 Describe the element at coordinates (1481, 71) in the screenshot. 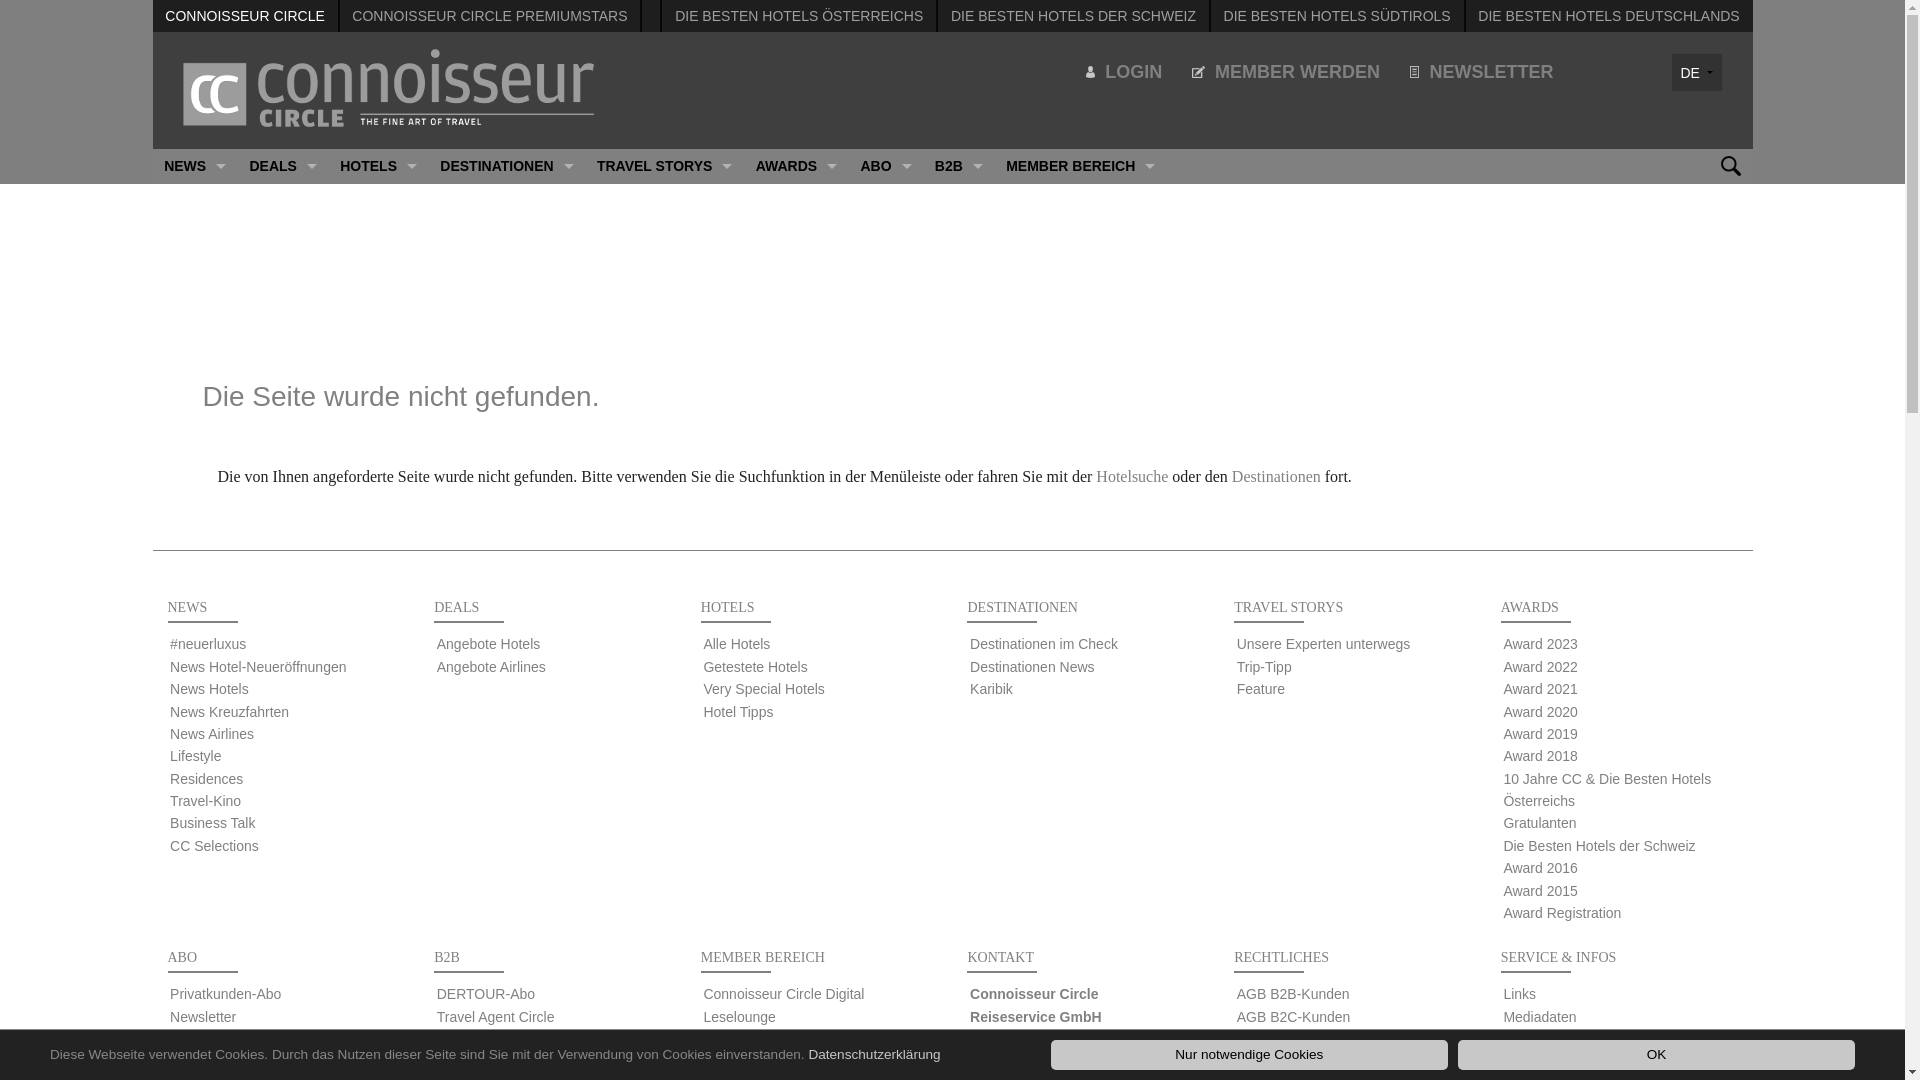

I see `'NEWSLETTER'` at that location.